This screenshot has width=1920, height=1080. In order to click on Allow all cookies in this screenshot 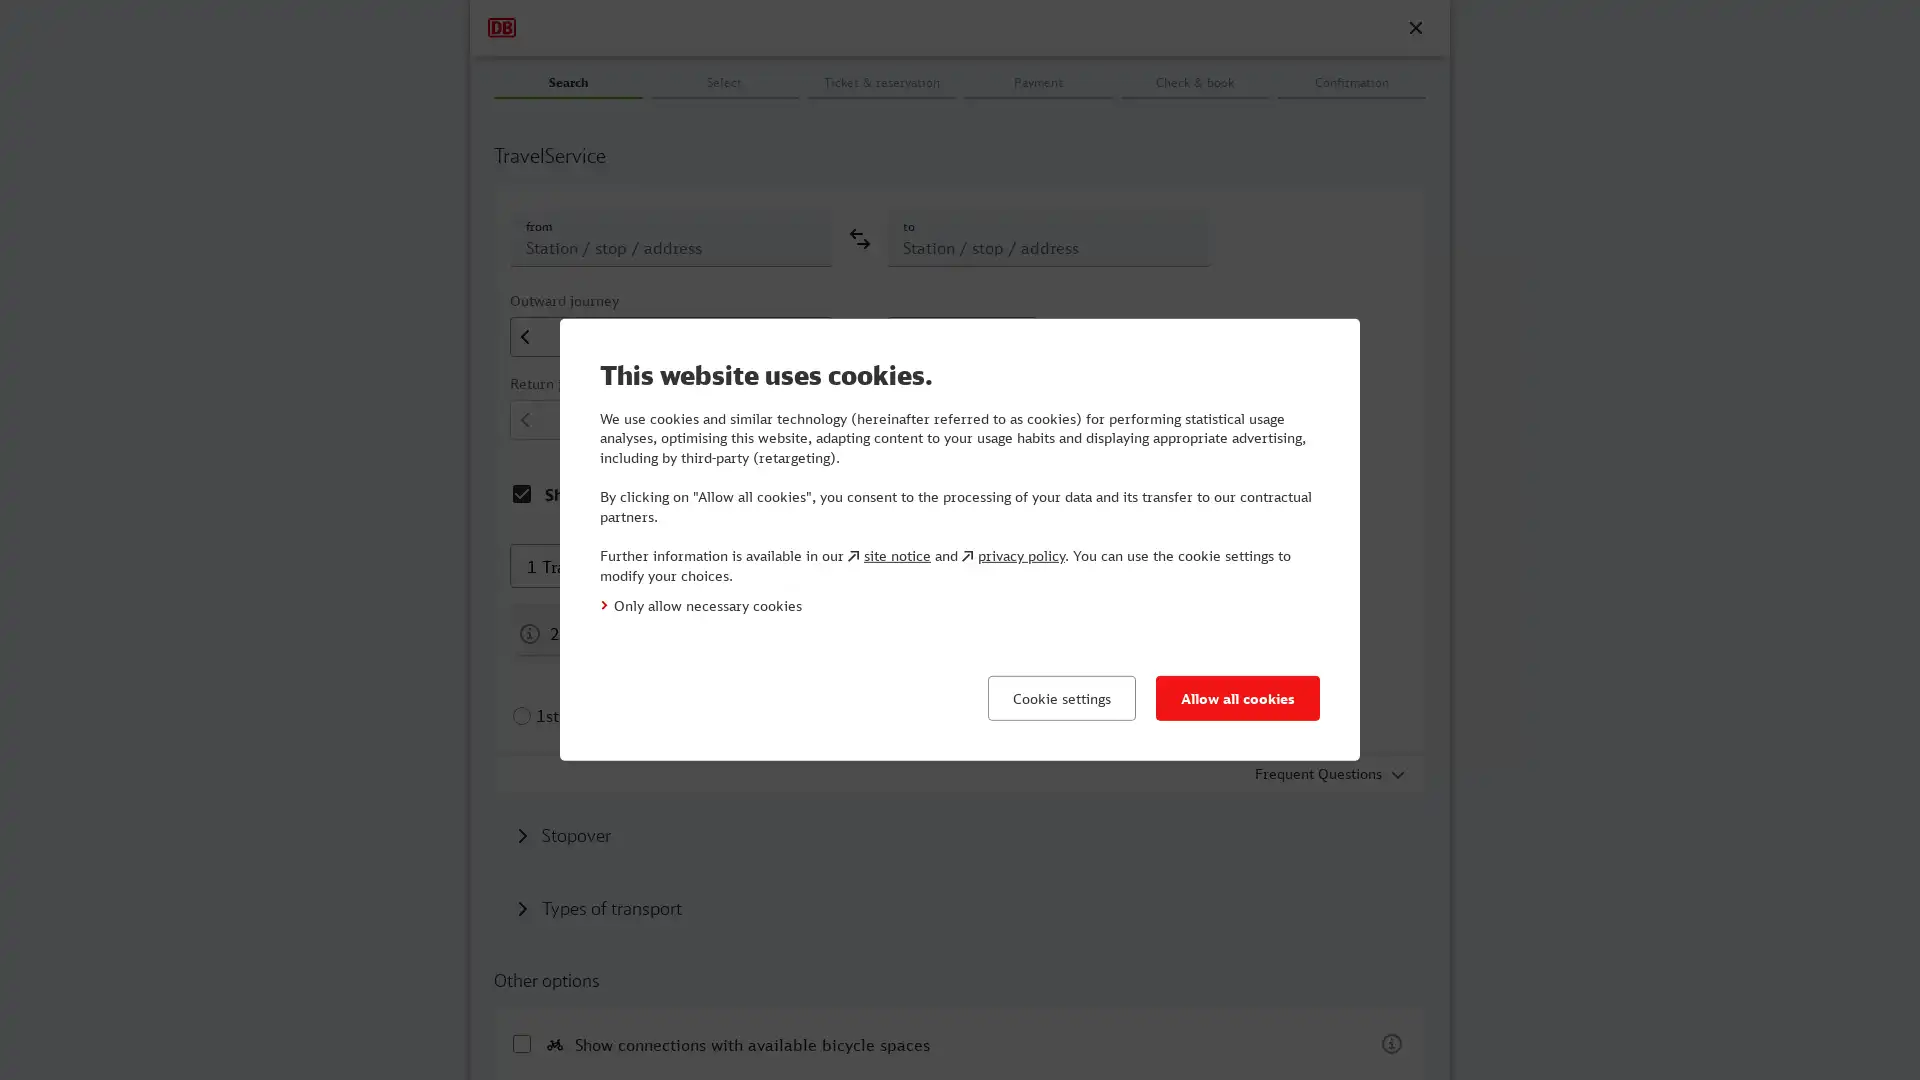, I will do `click(1237, 697)`.